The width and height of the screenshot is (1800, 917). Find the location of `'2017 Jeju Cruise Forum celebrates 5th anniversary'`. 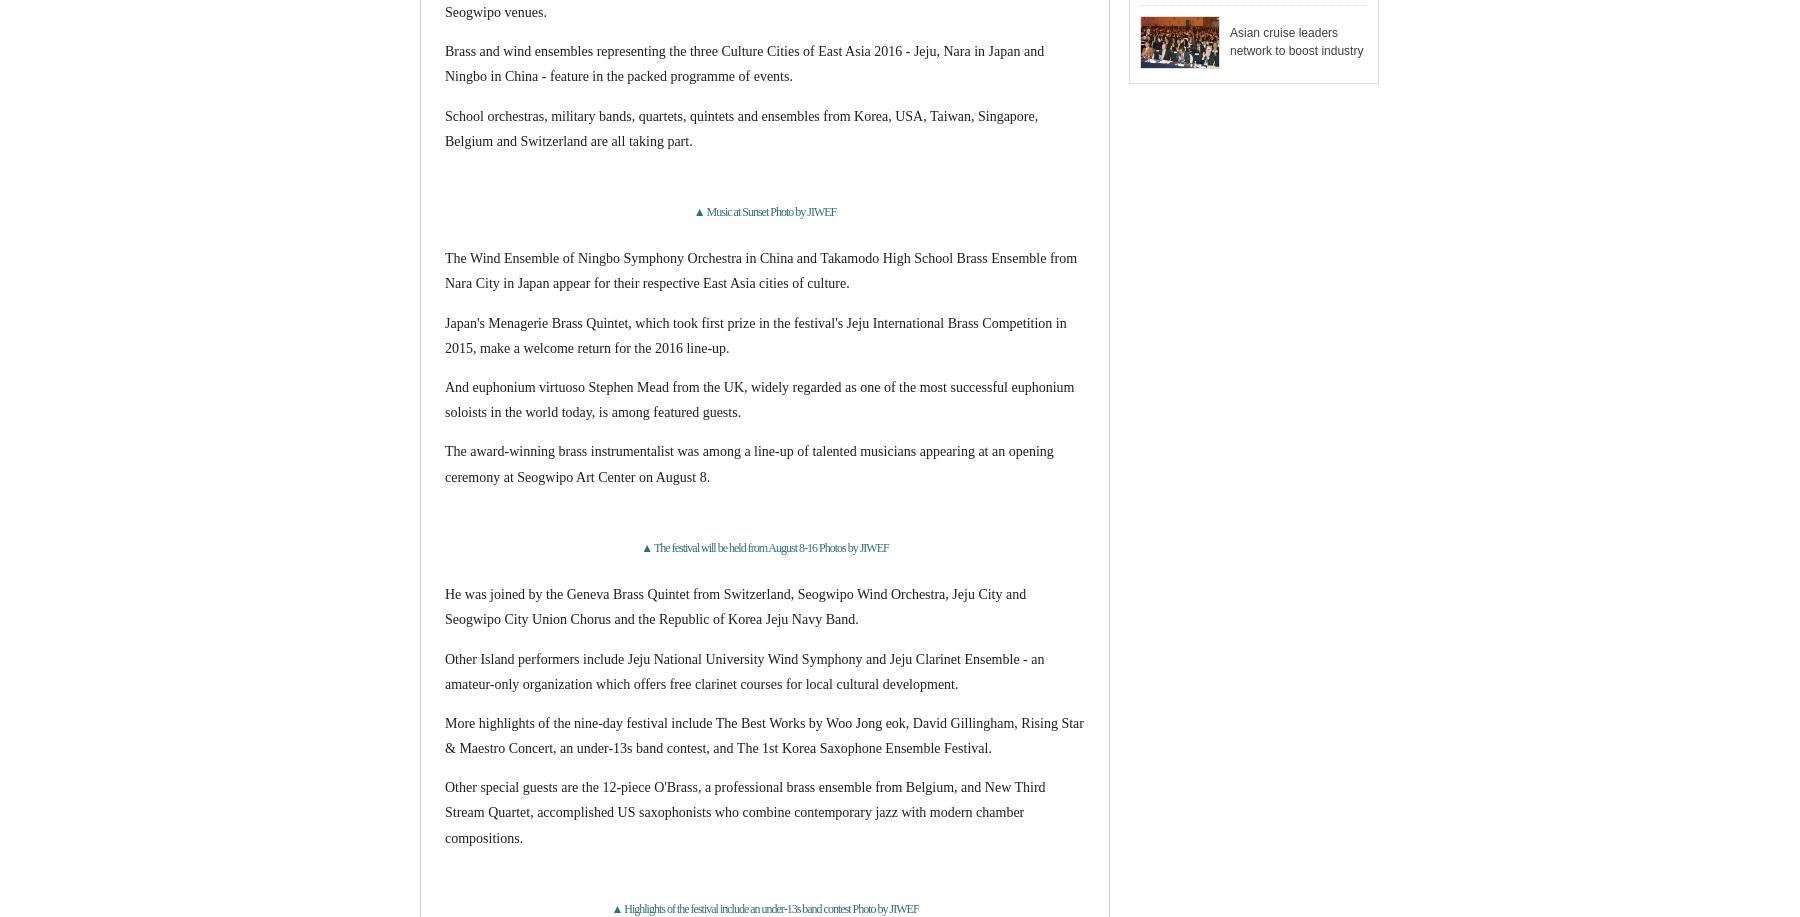

'2017 Jeju Cruise Forum celebrates 5th anniversary' is located at coordinates (1233, 50).